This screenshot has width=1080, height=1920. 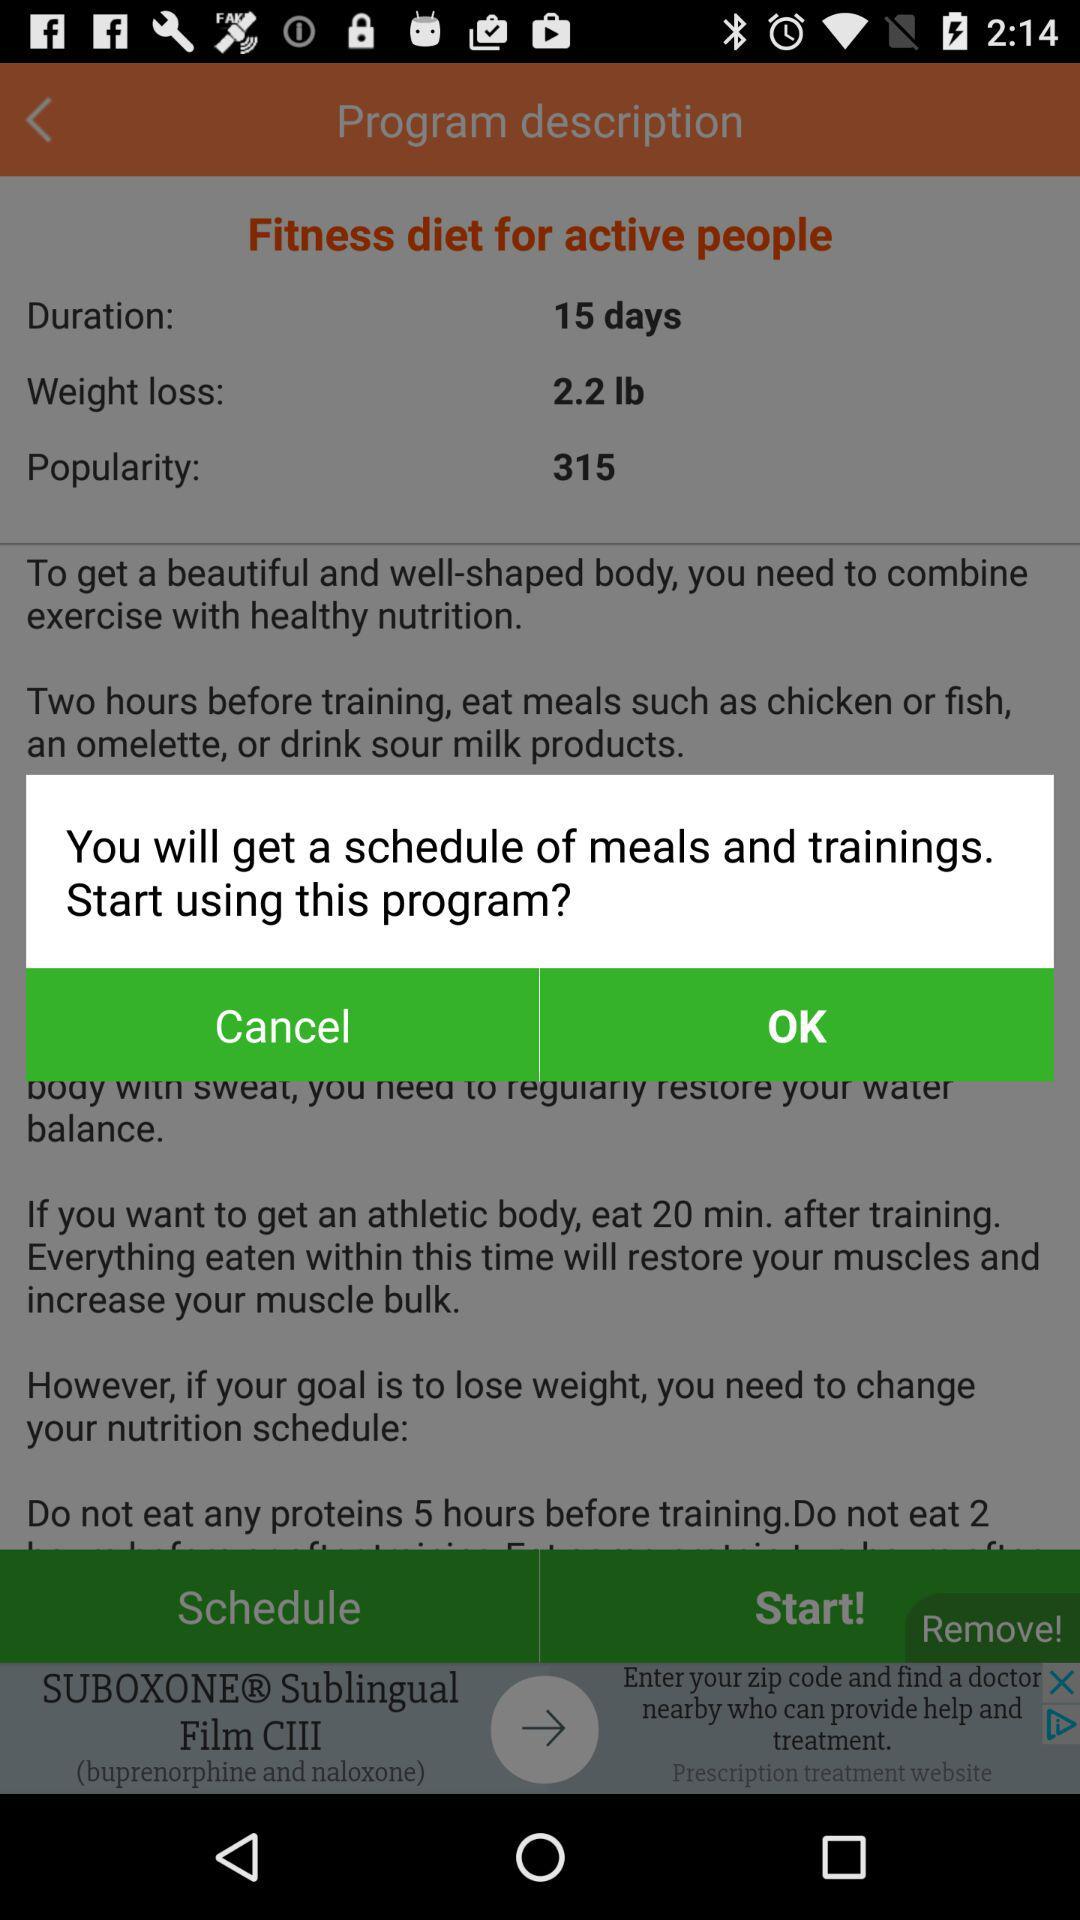 I want to click on the ok on the right, so click(x=795, y=1024).